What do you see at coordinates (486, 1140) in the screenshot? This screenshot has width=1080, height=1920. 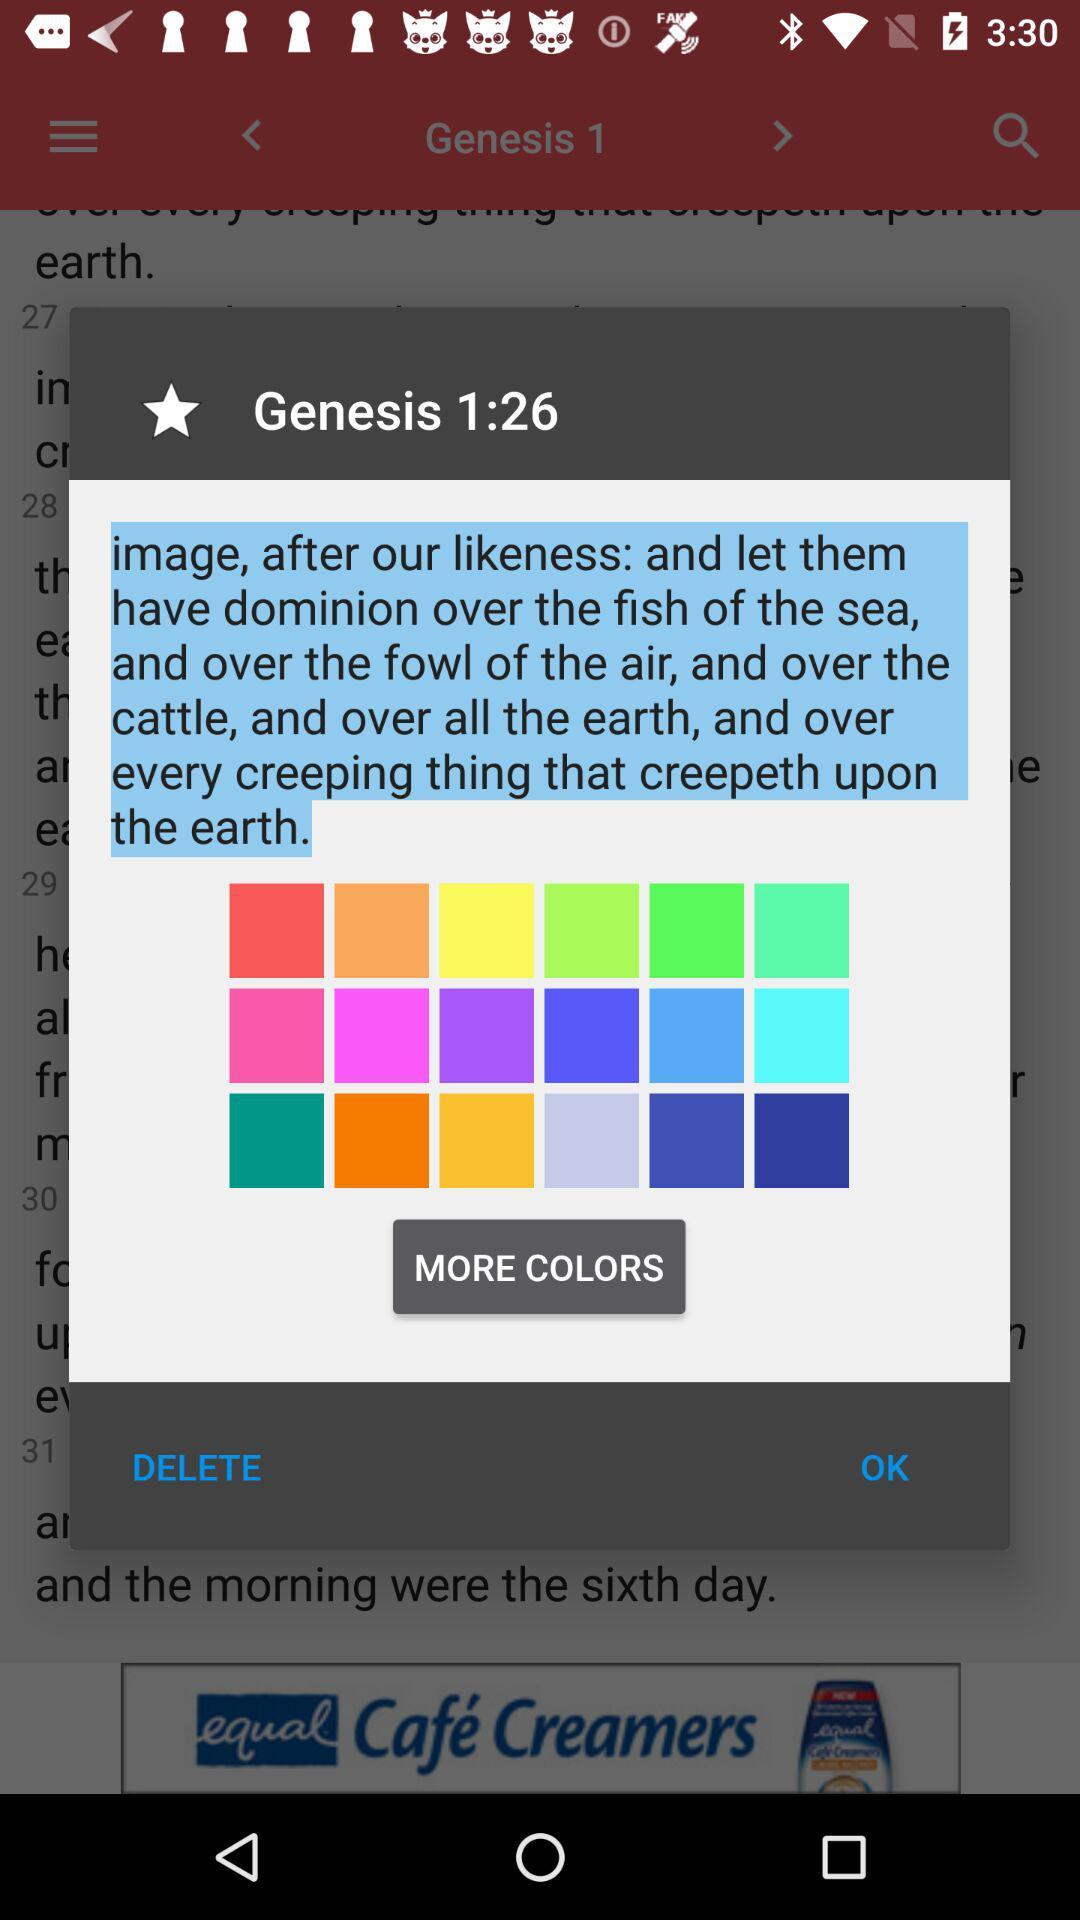 I see `color pallet and color orange` at bounding box center [486, 1140].